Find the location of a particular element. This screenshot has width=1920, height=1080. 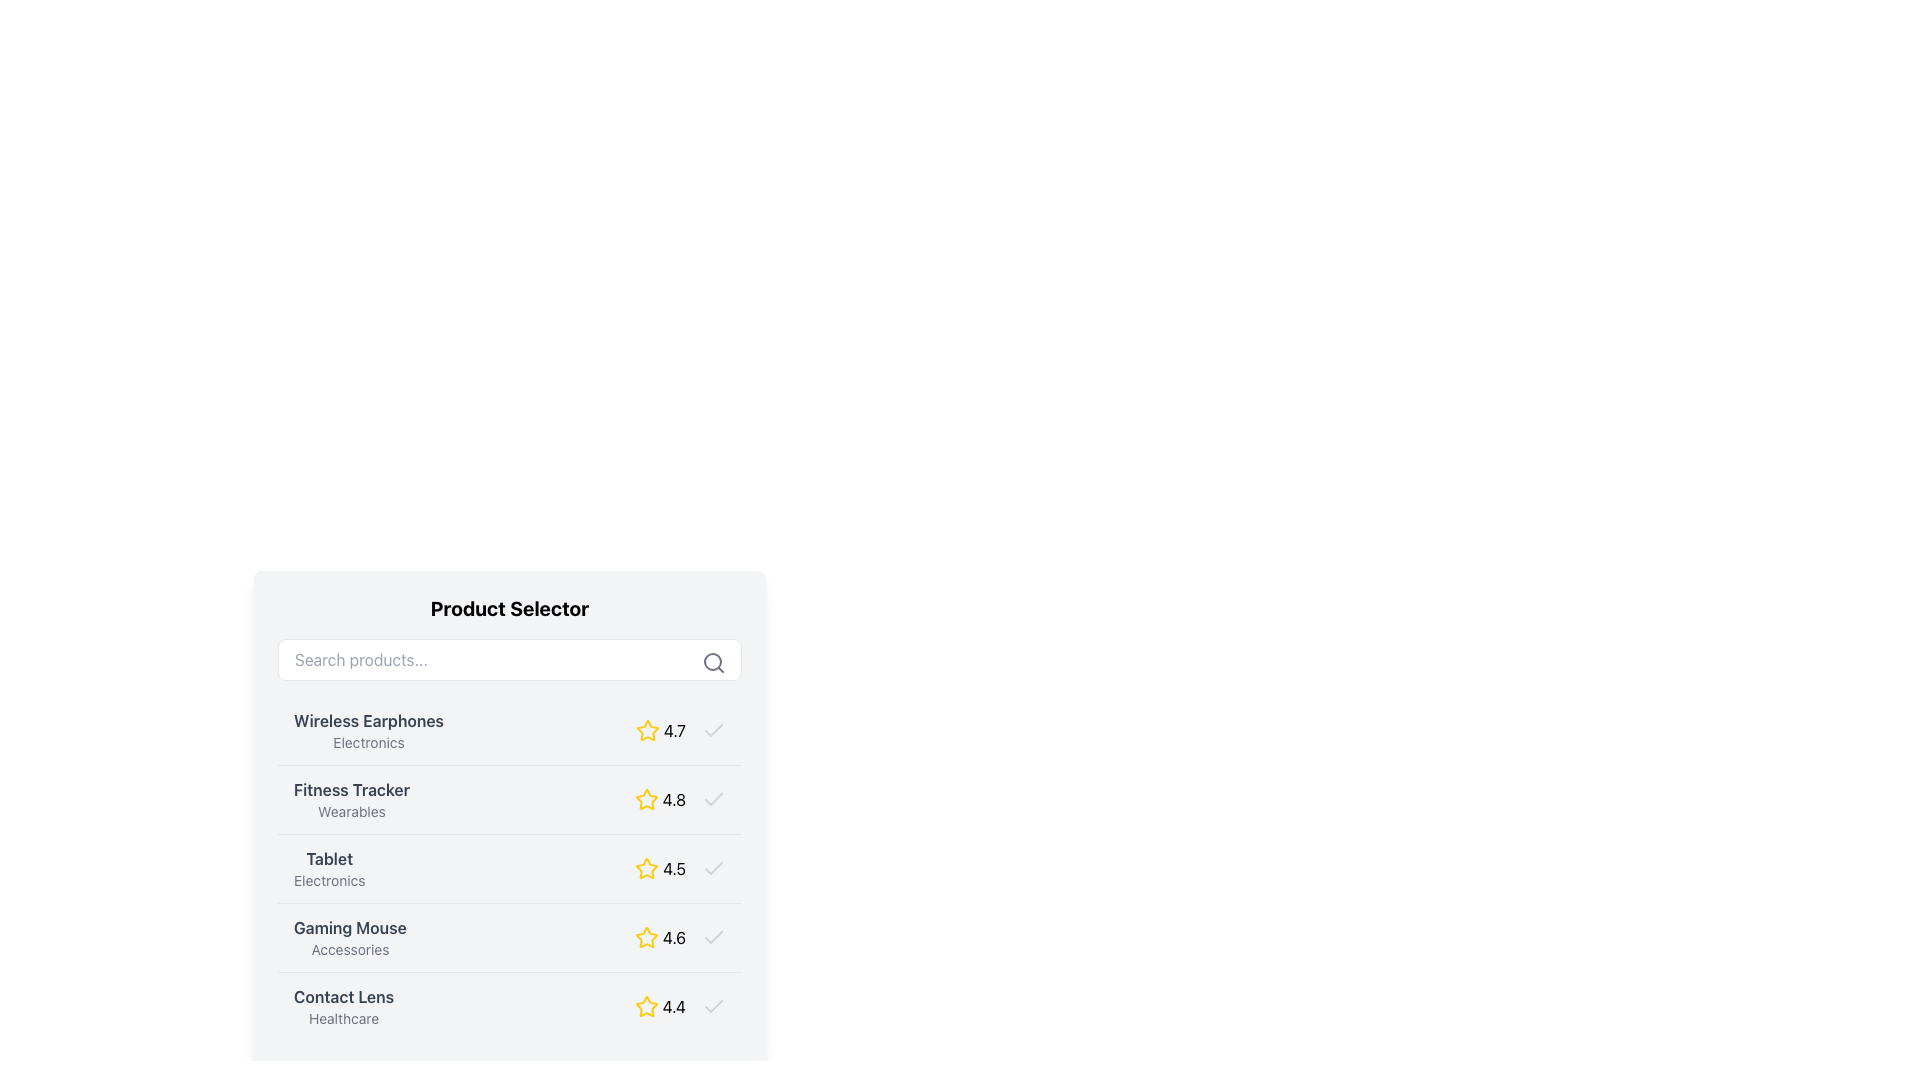

the text label displaying 'Wearables' located below the title 'Fitness Tracker' in a descriptive section of the fitness tracker list item is located at coordinates (351, 812).